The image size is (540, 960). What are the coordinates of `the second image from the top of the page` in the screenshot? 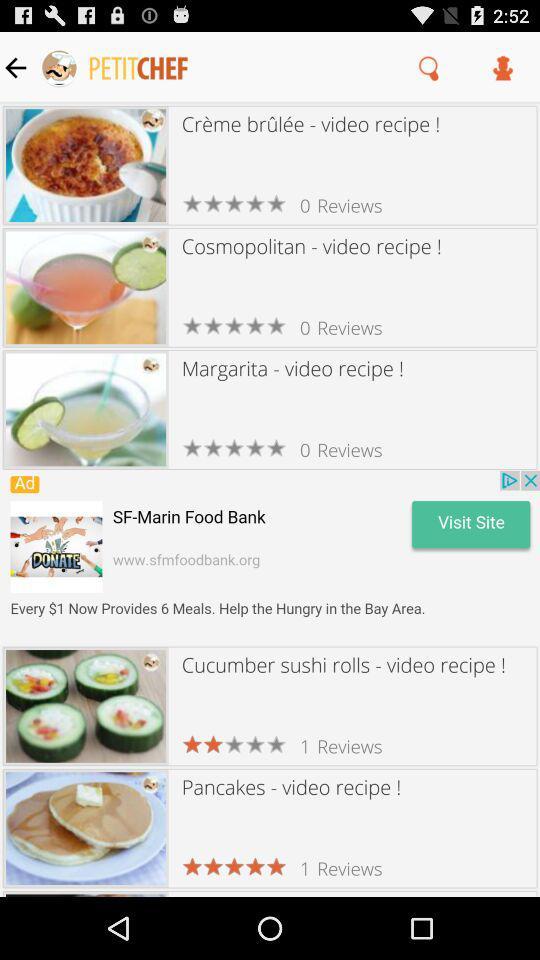 It's located at (85, 286).